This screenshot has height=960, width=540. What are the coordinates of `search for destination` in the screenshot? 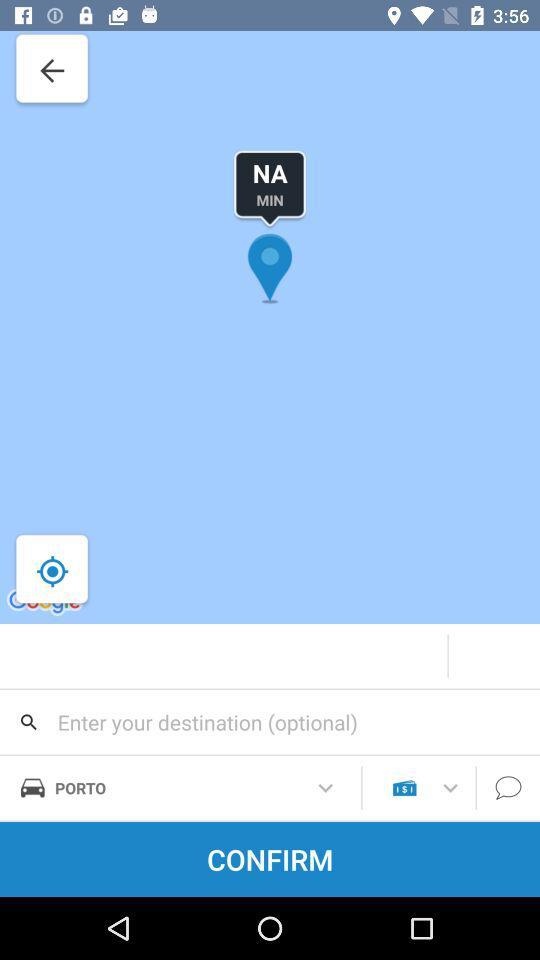 It's located at (270, 721).